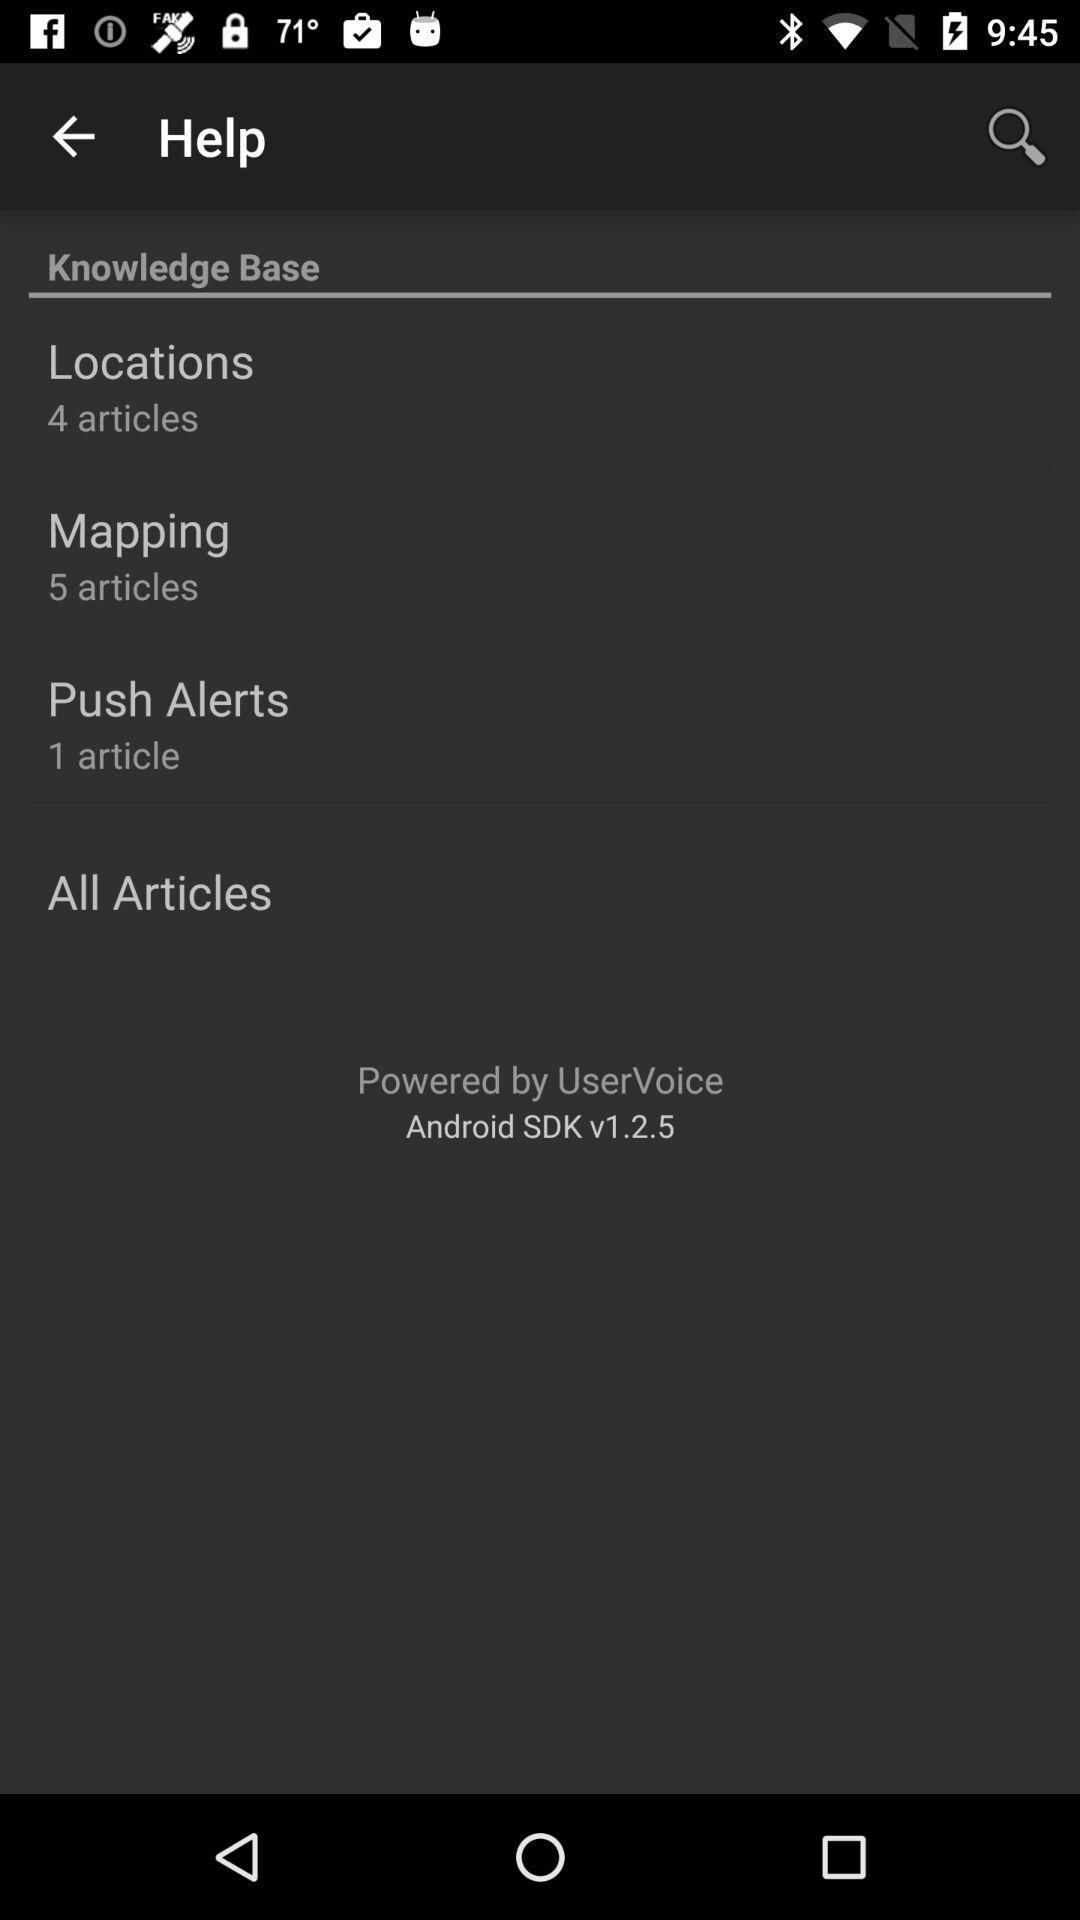 The image size is (1080, 1920). What do you see at coordinates (1017, 135) in the screenshot?
I see `the item at the top right corner` at bounding box center [1017, 135].